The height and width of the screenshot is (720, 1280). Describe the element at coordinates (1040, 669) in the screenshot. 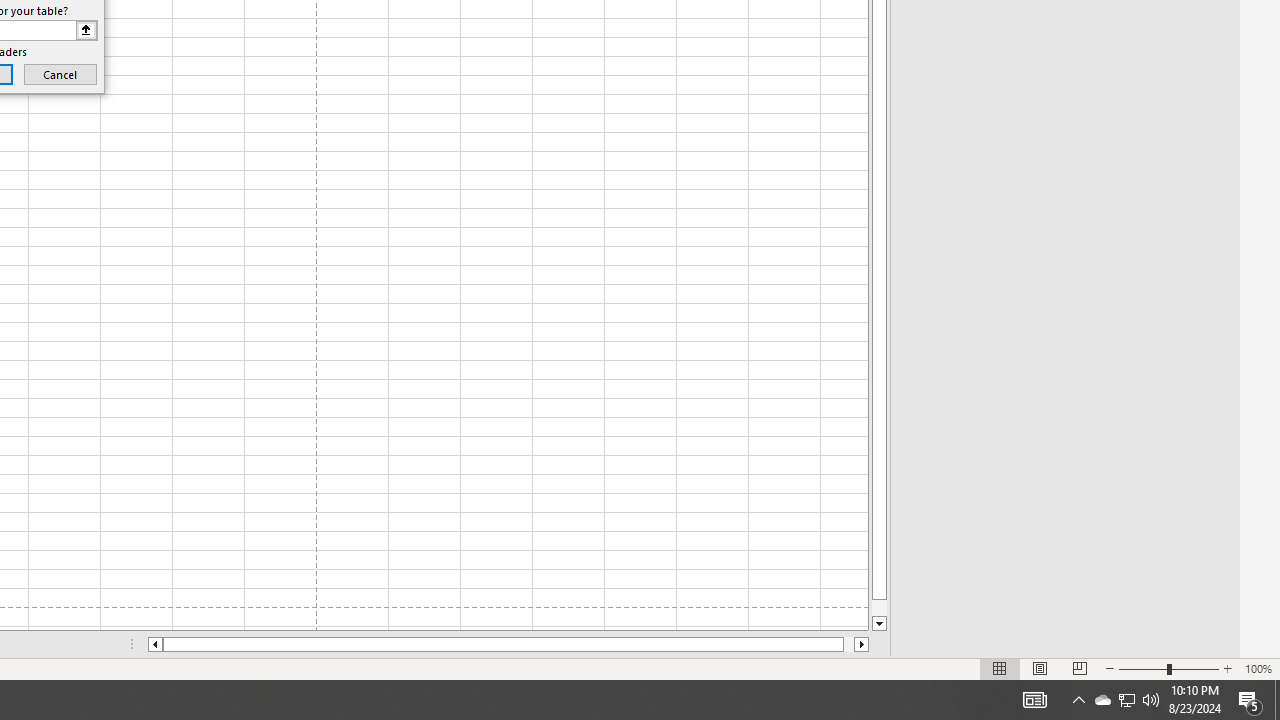

I see `'Page Layout'` at that location.